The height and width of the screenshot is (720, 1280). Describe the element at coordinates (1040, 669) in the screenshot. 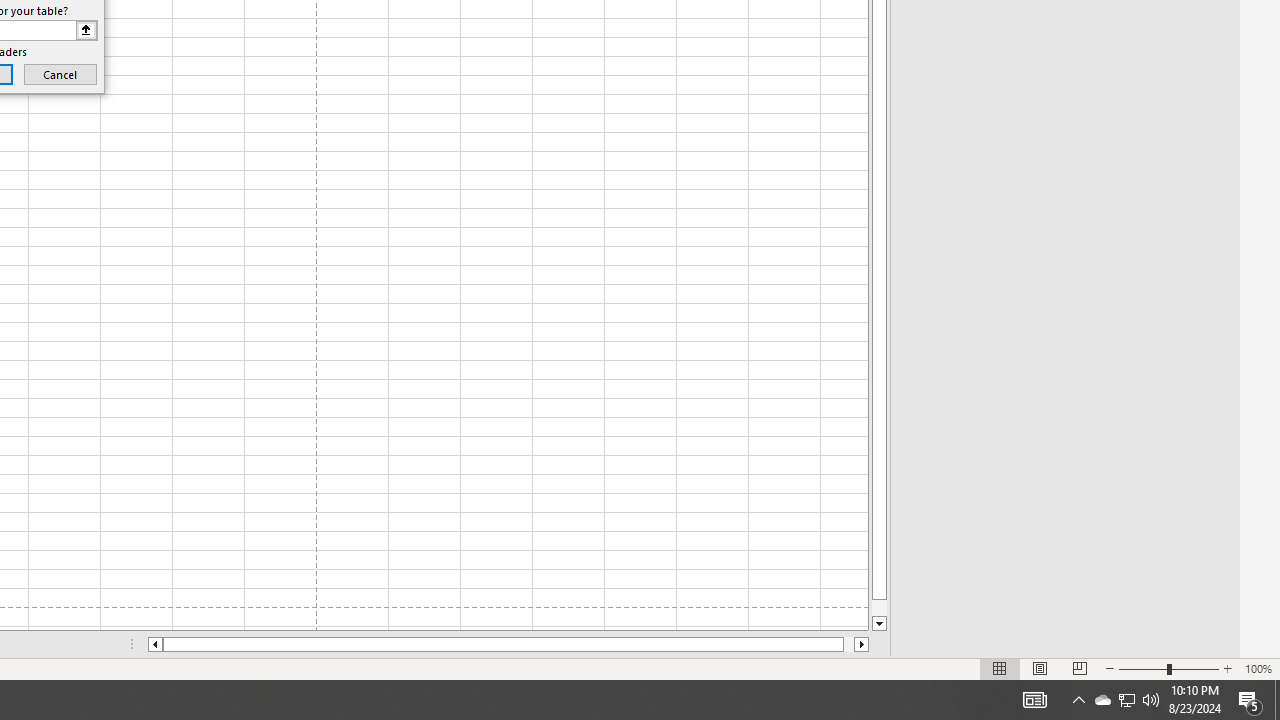

I see `'Page Layout'` at that location.